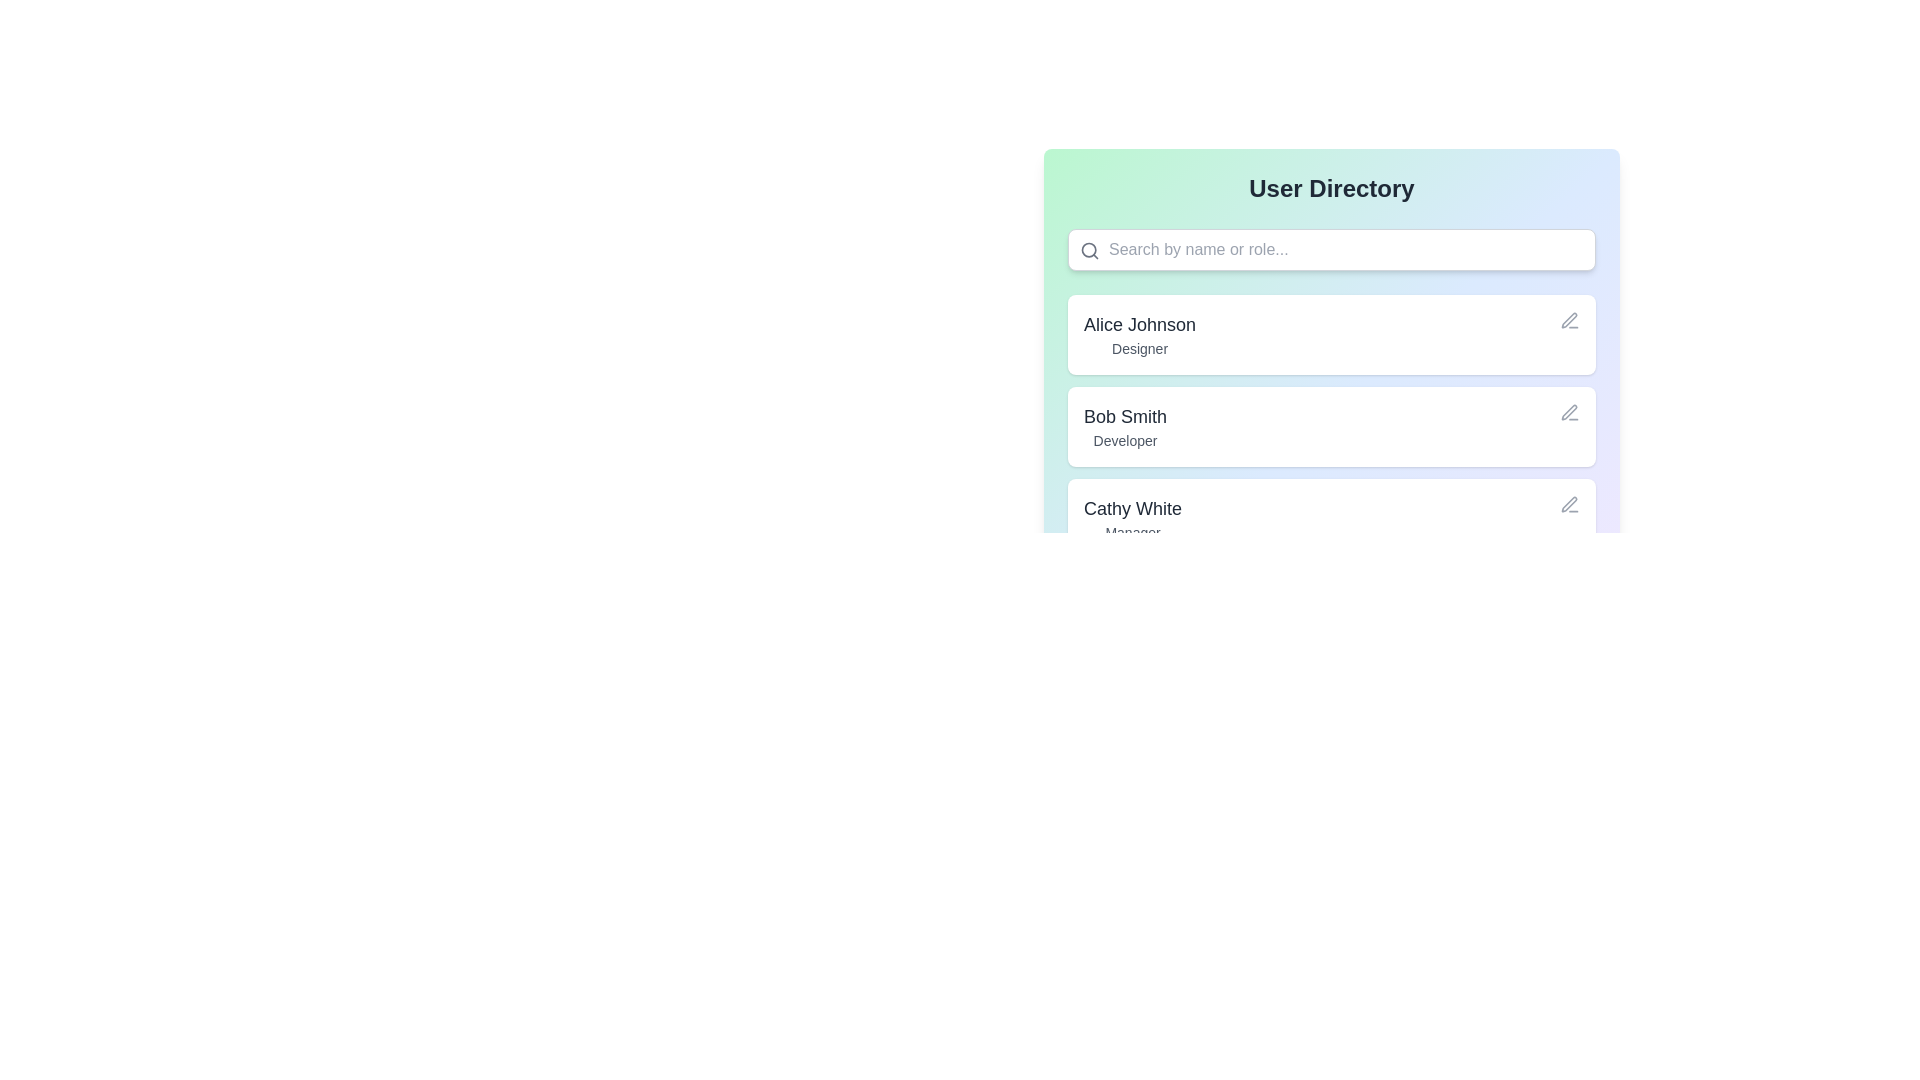 This screenshot has width=1920, height=1080. Describe the element at coordinates (1568, 411) in the screenshot. I see `the pencil icon` at that location.